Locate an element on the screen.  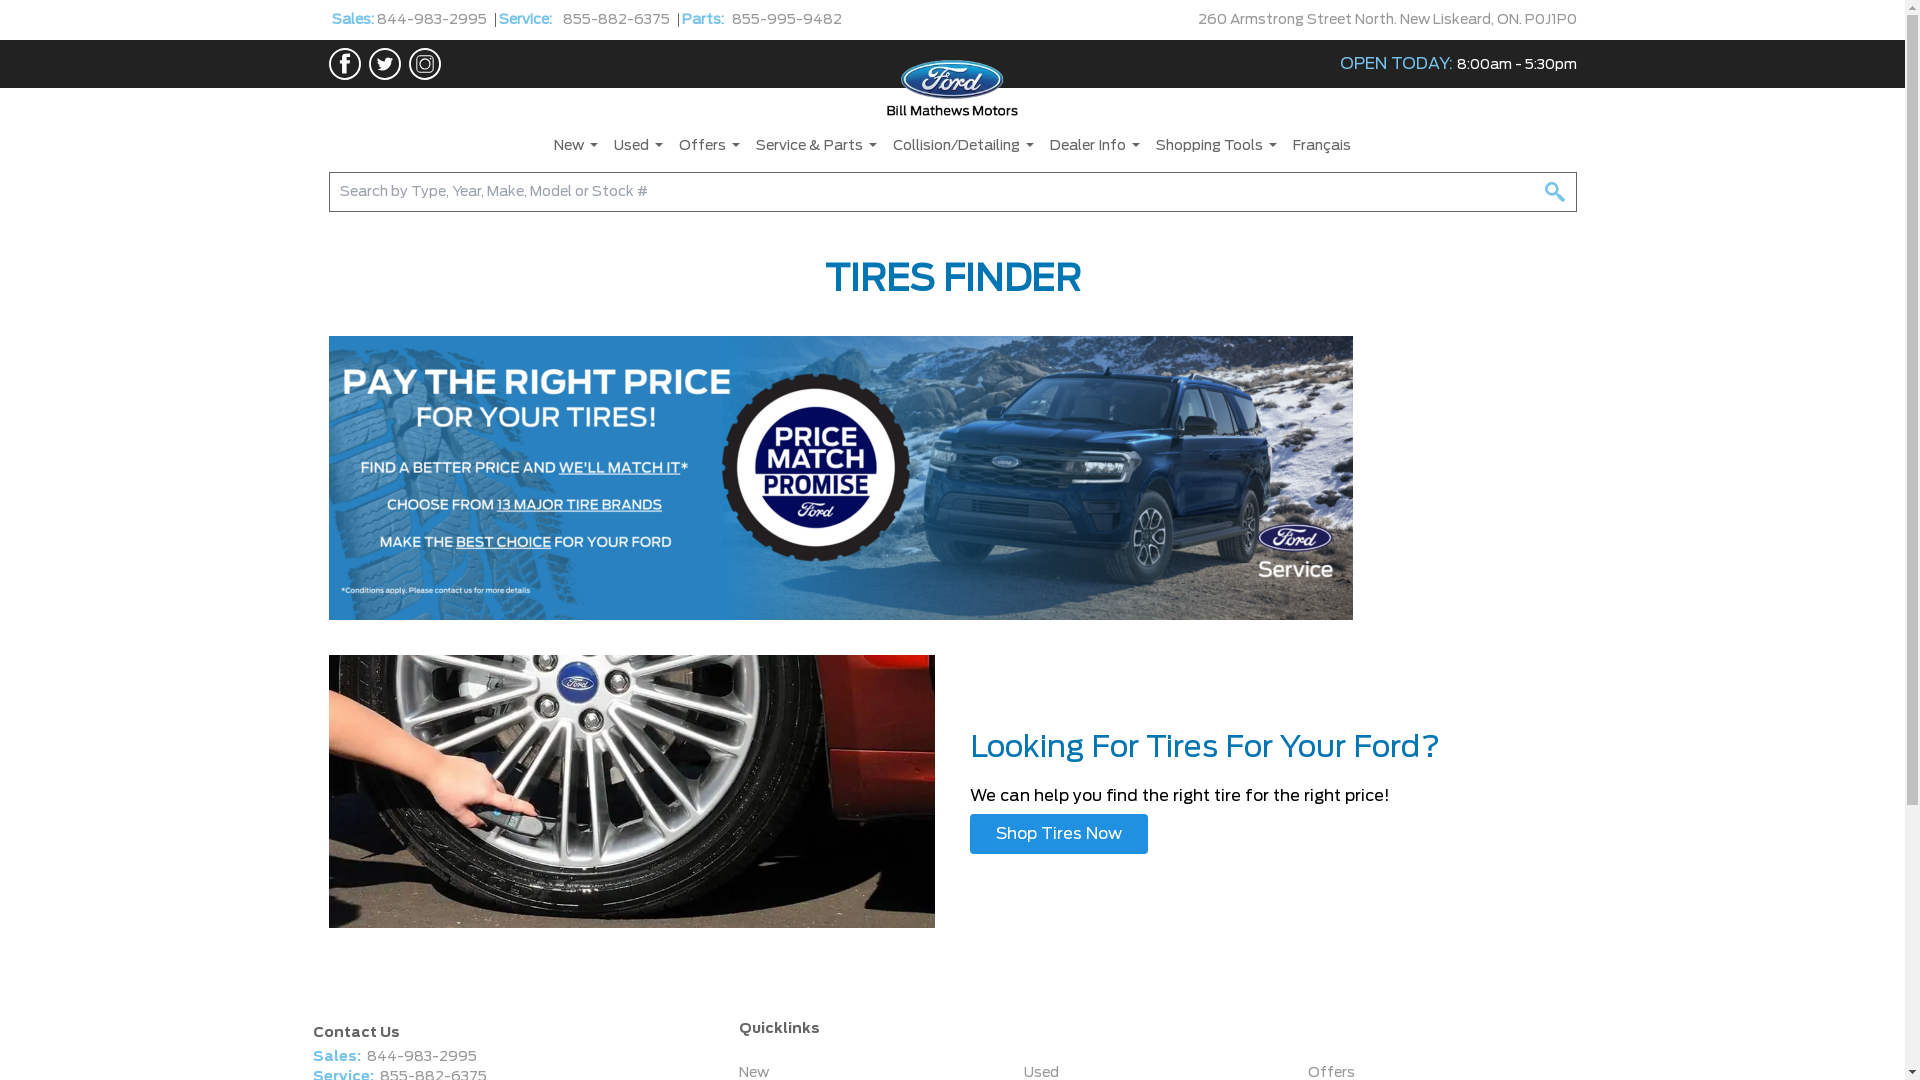
'855-995-9482' is located at coordinates (786, 19).